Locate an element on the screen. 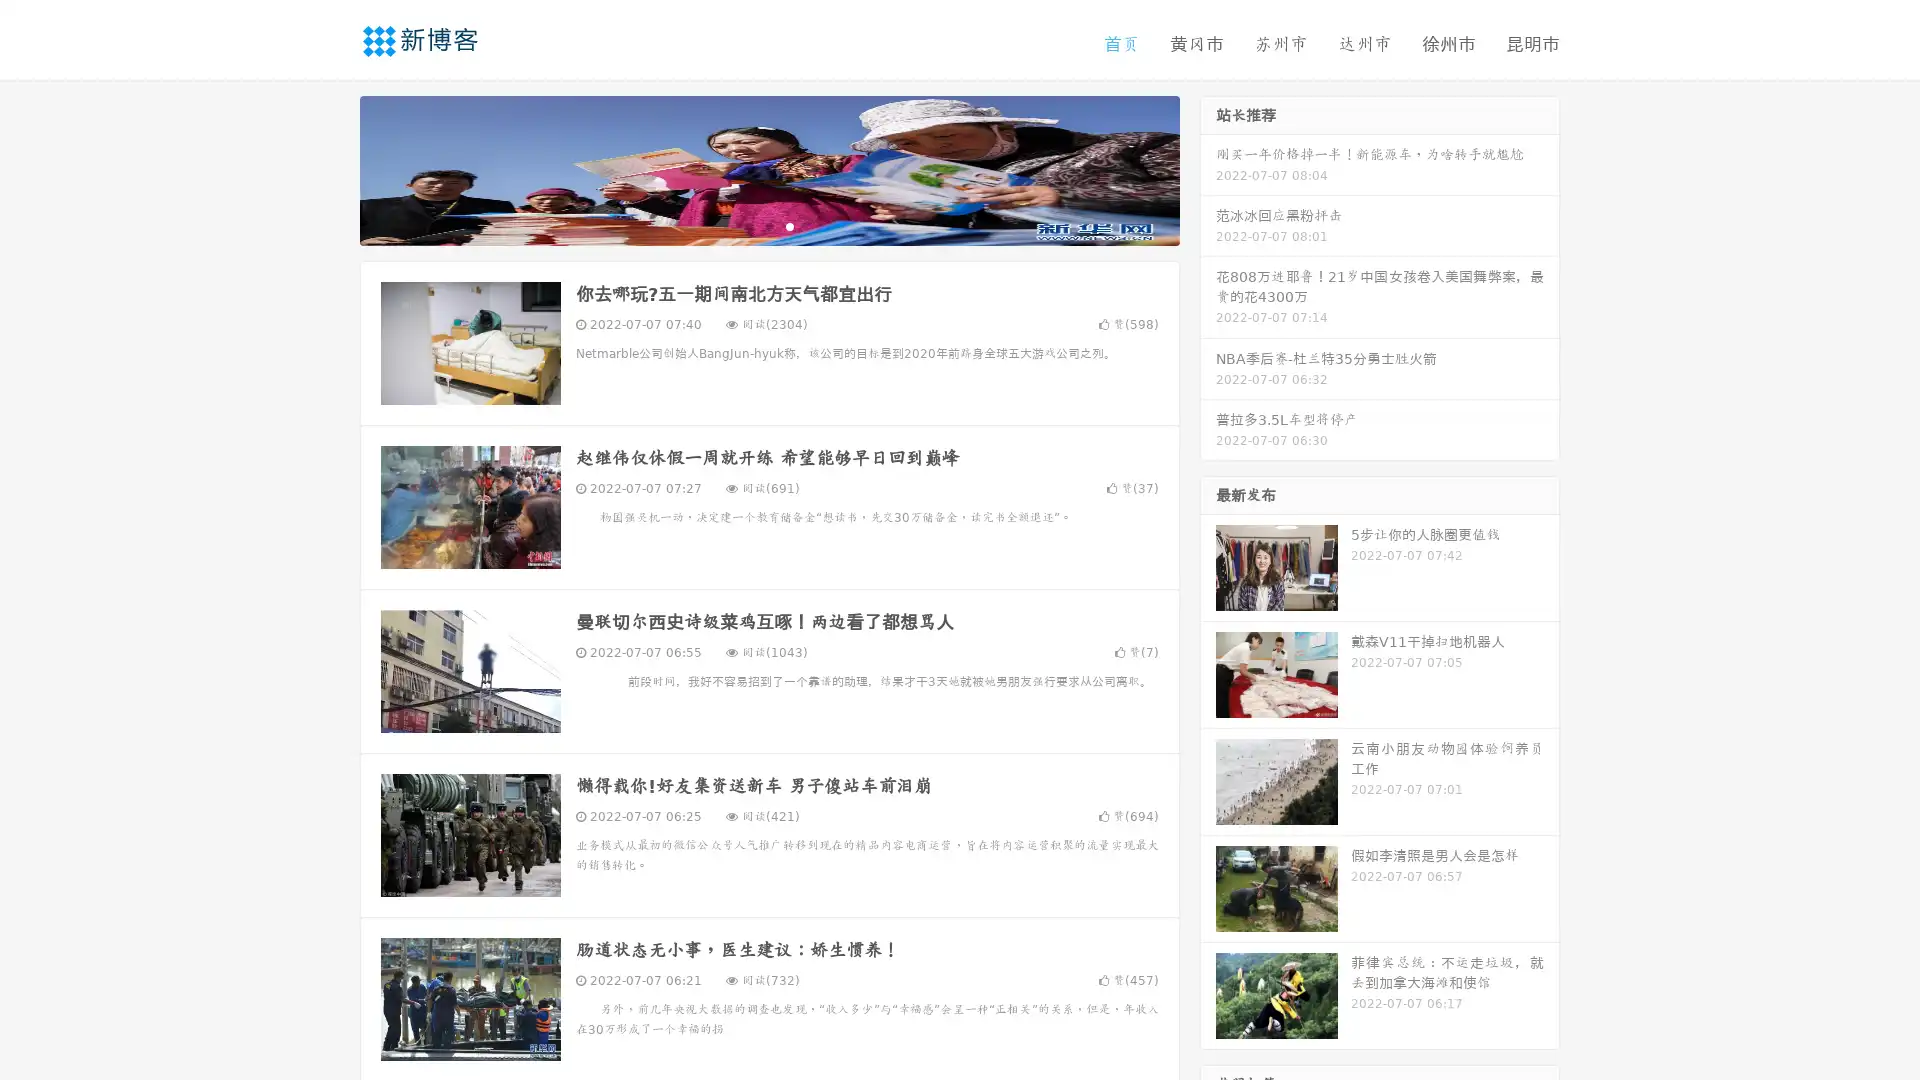 The image size is (1920, 1080). Go to slide 3 is located at coordinates (789, 225).